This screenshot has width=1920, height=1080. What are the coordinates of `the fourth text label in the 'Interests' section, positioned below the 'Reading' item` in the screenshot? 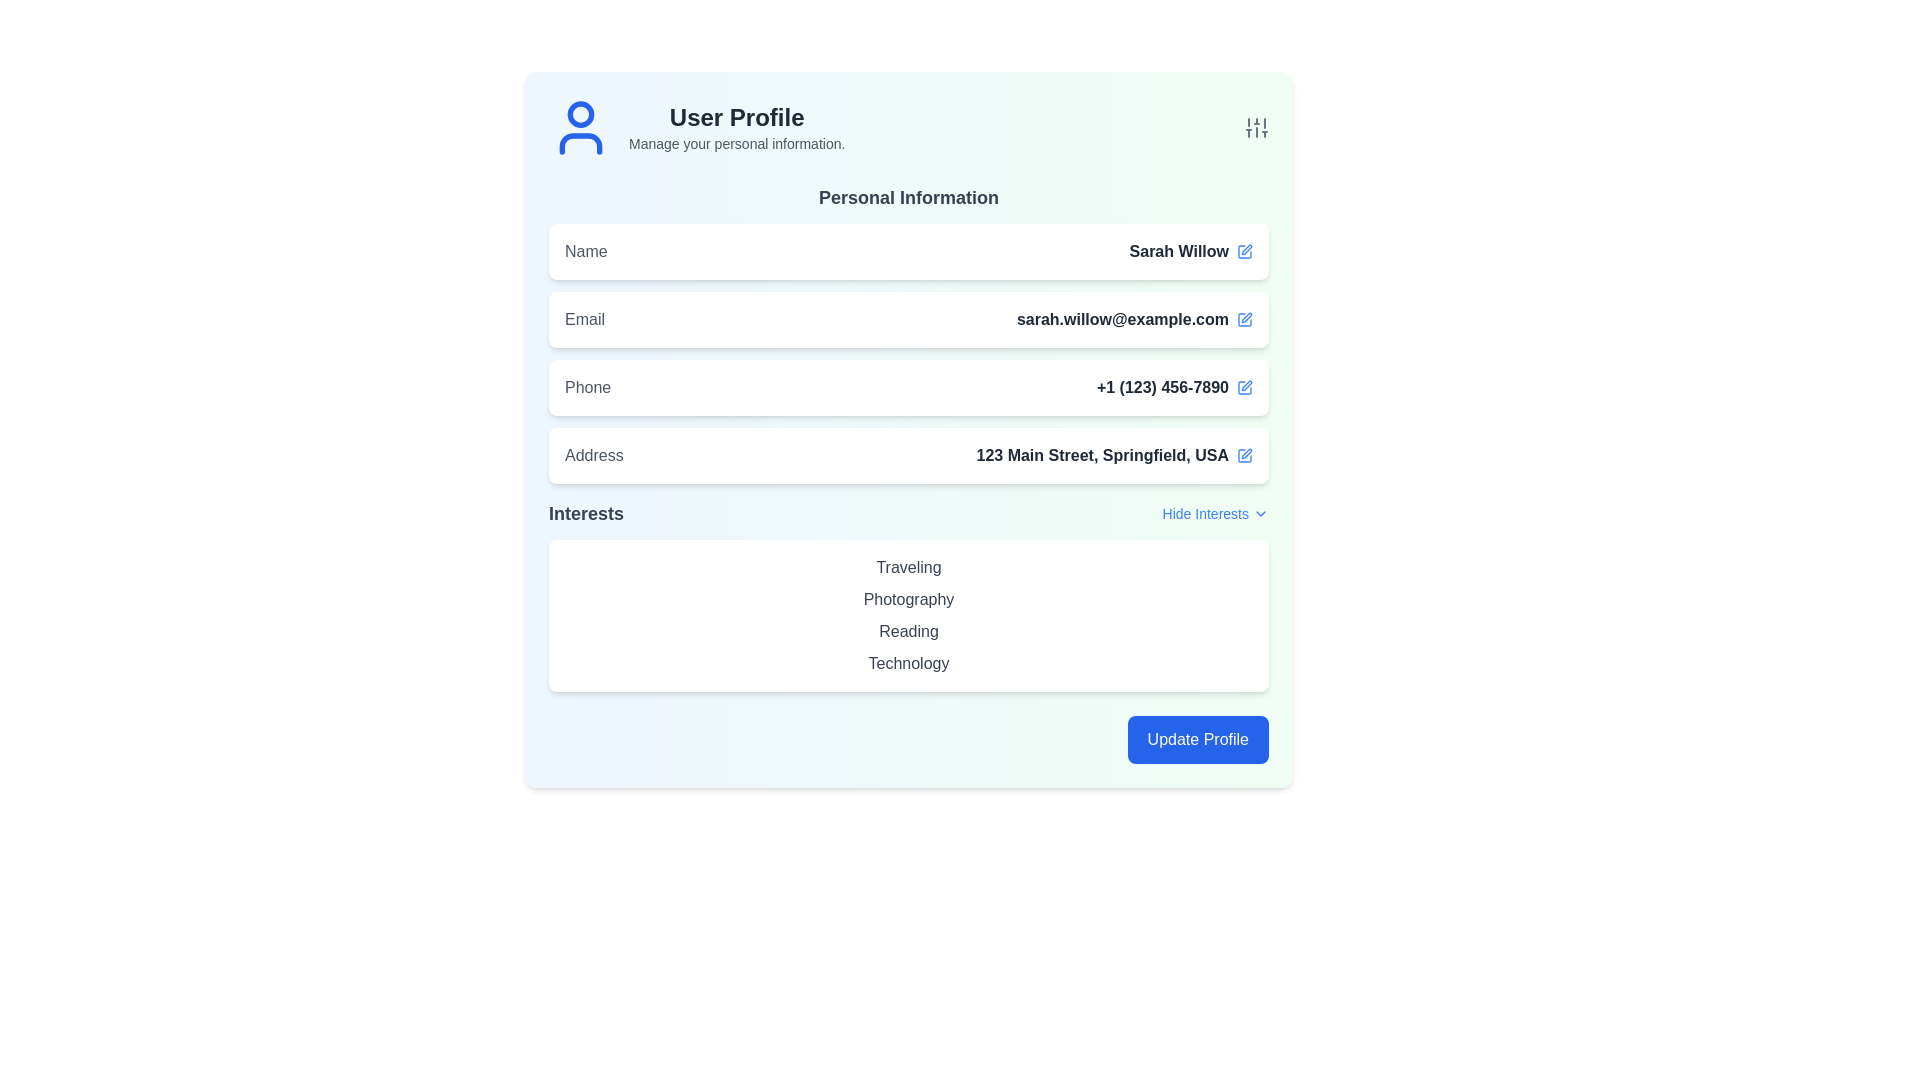 It's located at (907, 663).